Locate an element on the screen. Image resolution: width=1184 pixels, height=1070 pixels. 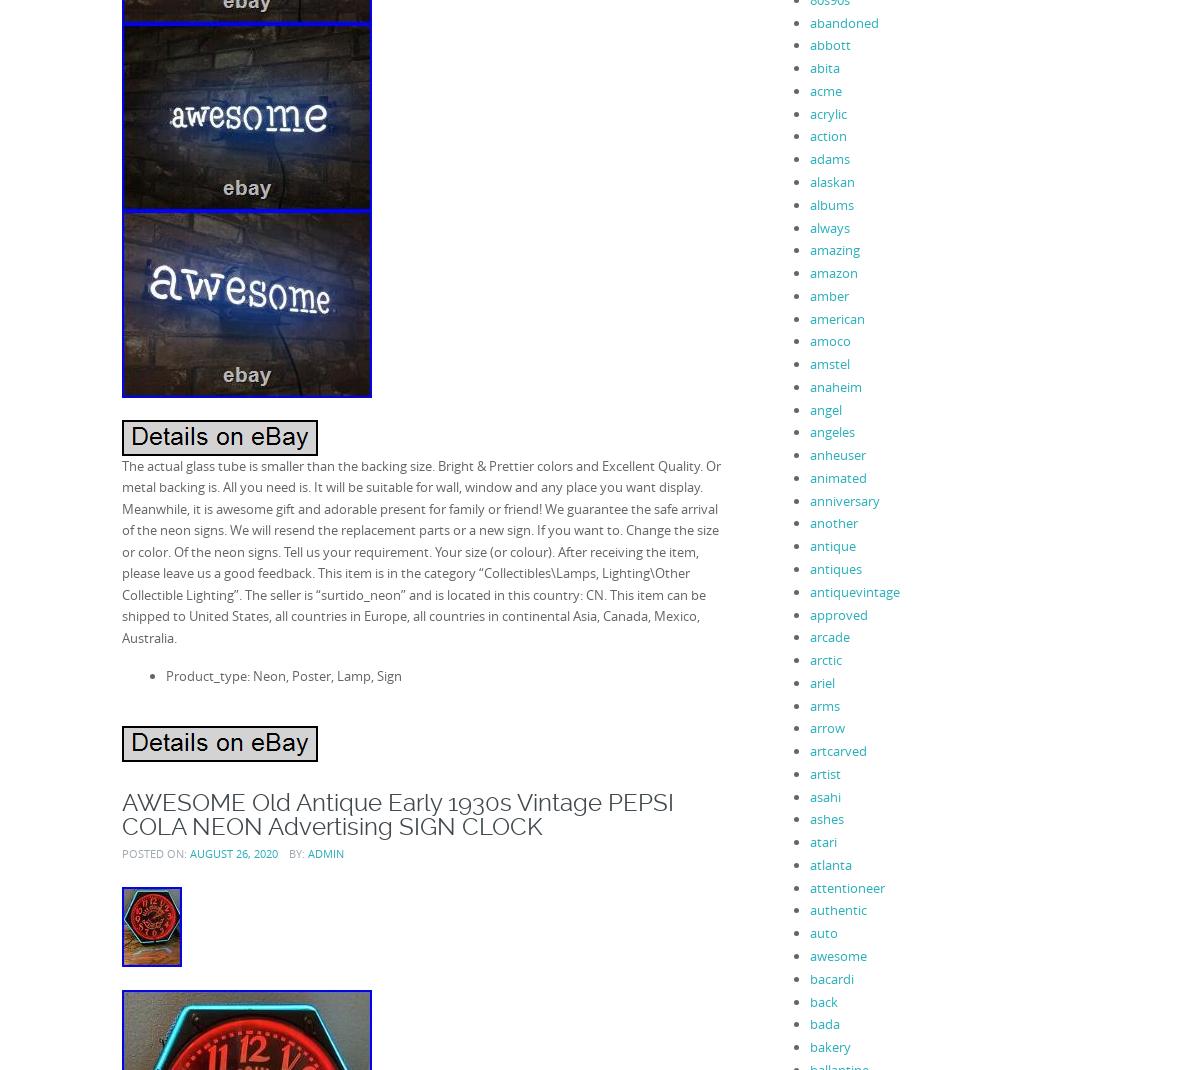
'AWESOME Old Antique Early 1930s Vintage PEPSI COLA NEON Advertising SIGN CLOCK' is located at coordinates (397, 813).